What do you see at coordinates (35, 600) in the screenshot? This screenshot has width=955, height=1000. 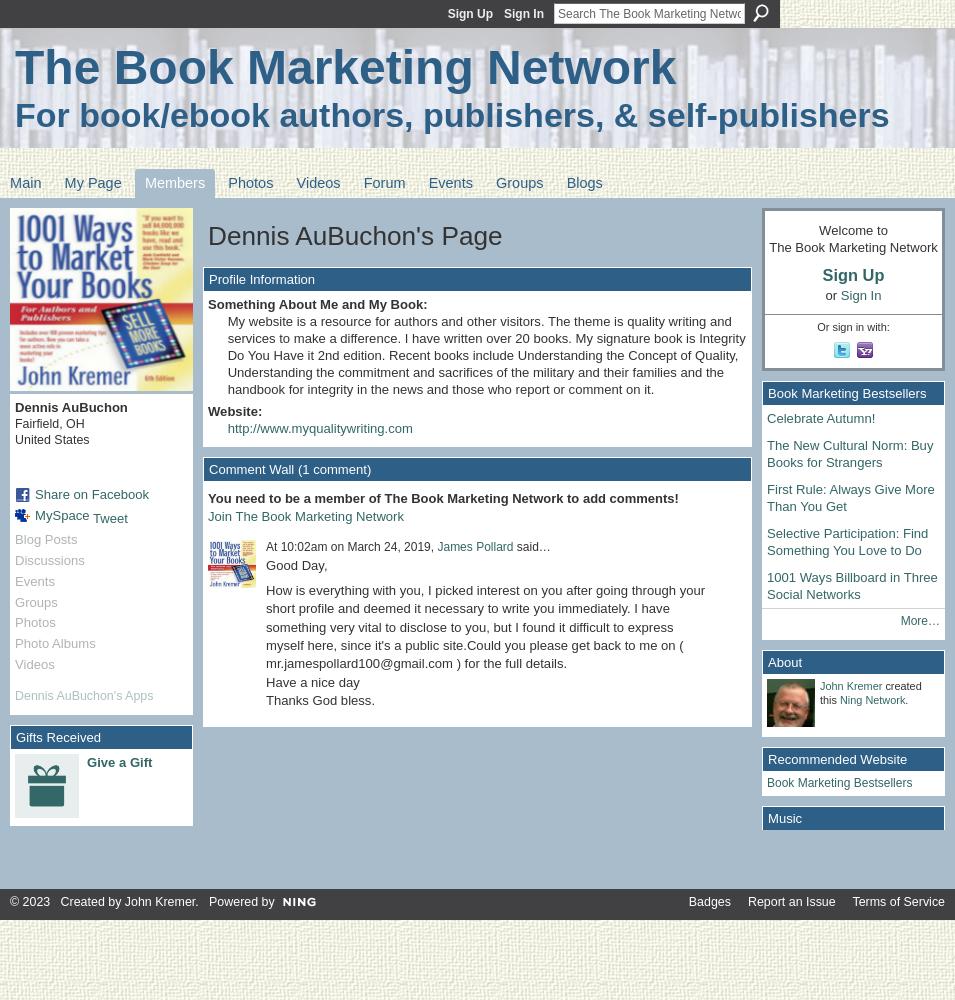 I see `'Groups'` at bounding box center [35, 600].